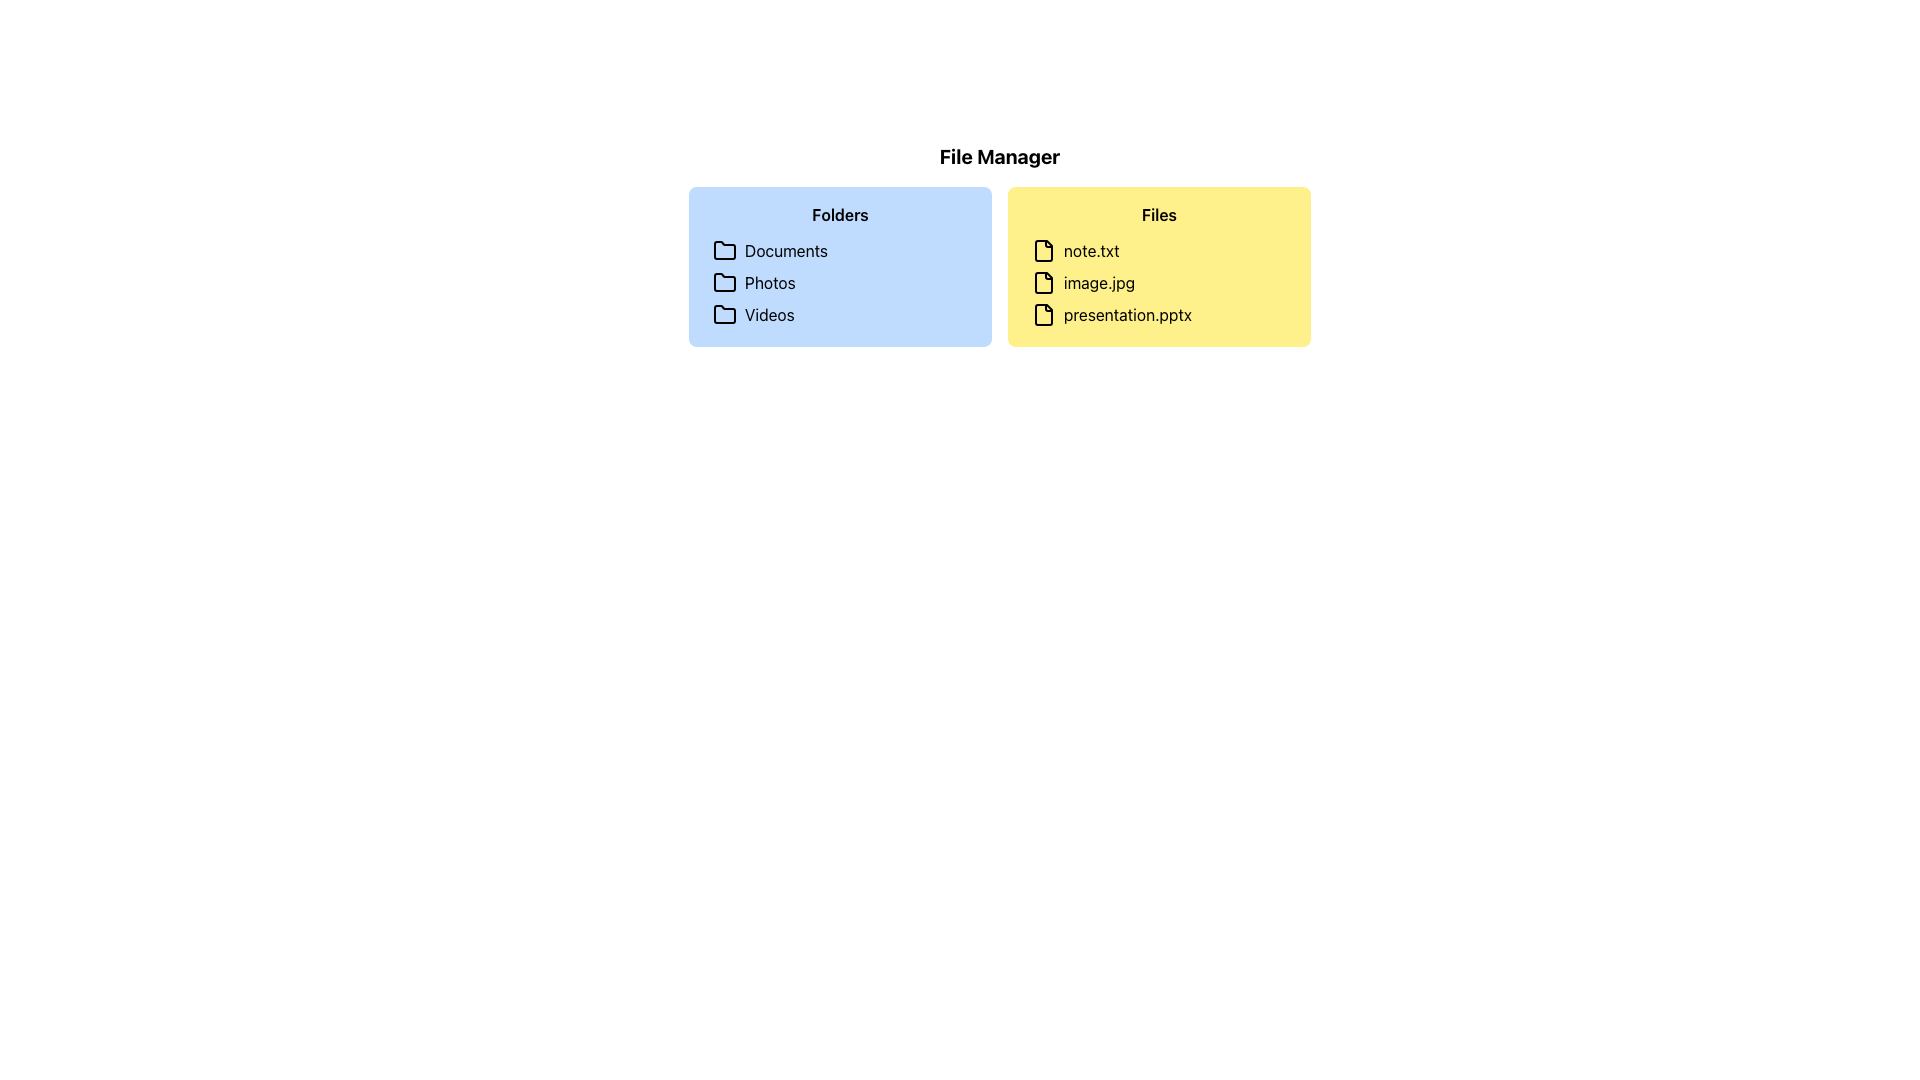  What do you see at coordinates (723, 282) in the screenshot?
I see `the 'Photos' folder icon, which is the second icon` at bounding box center [723, 282].